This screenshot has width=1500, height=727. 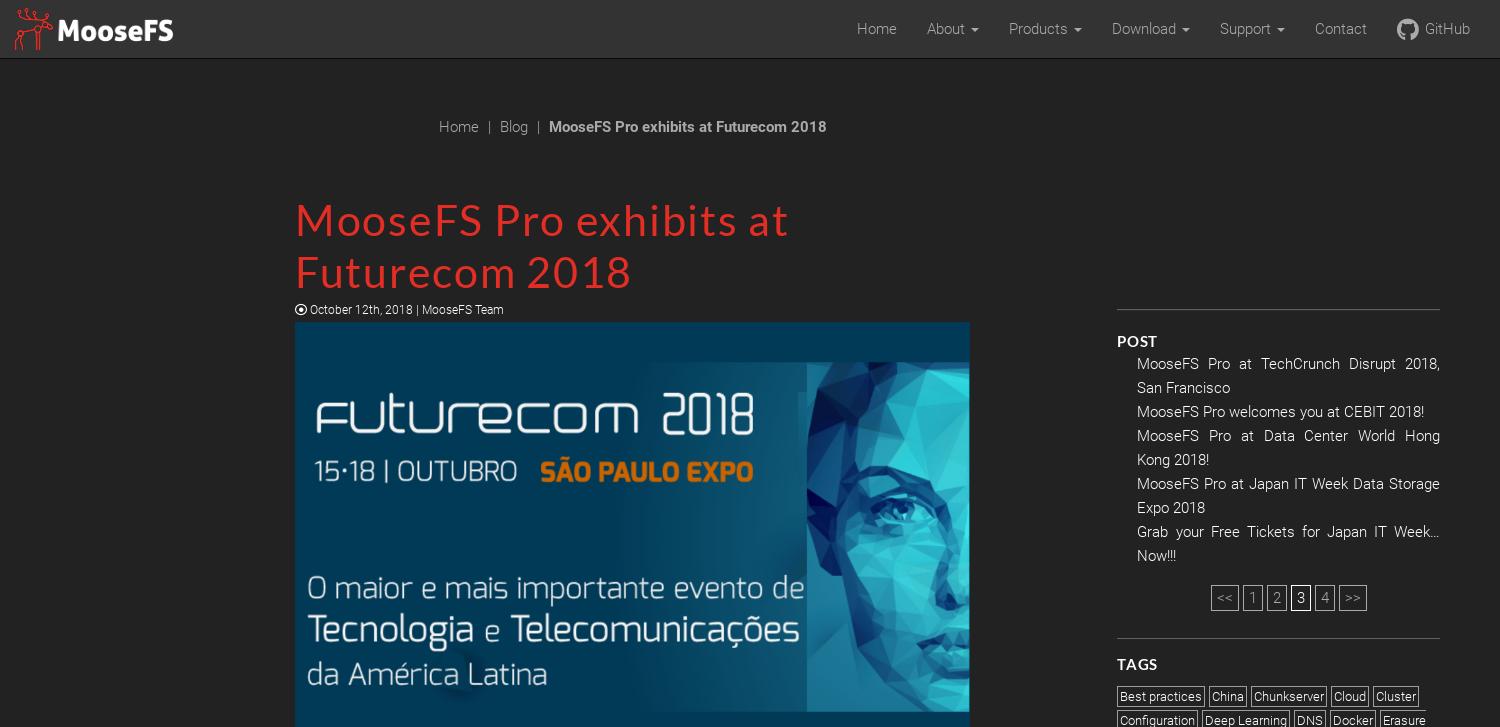 What do you see at coordinates (1137, 341) in the screenshot?
I see `'Post'` at bounding box center [1137, 341].